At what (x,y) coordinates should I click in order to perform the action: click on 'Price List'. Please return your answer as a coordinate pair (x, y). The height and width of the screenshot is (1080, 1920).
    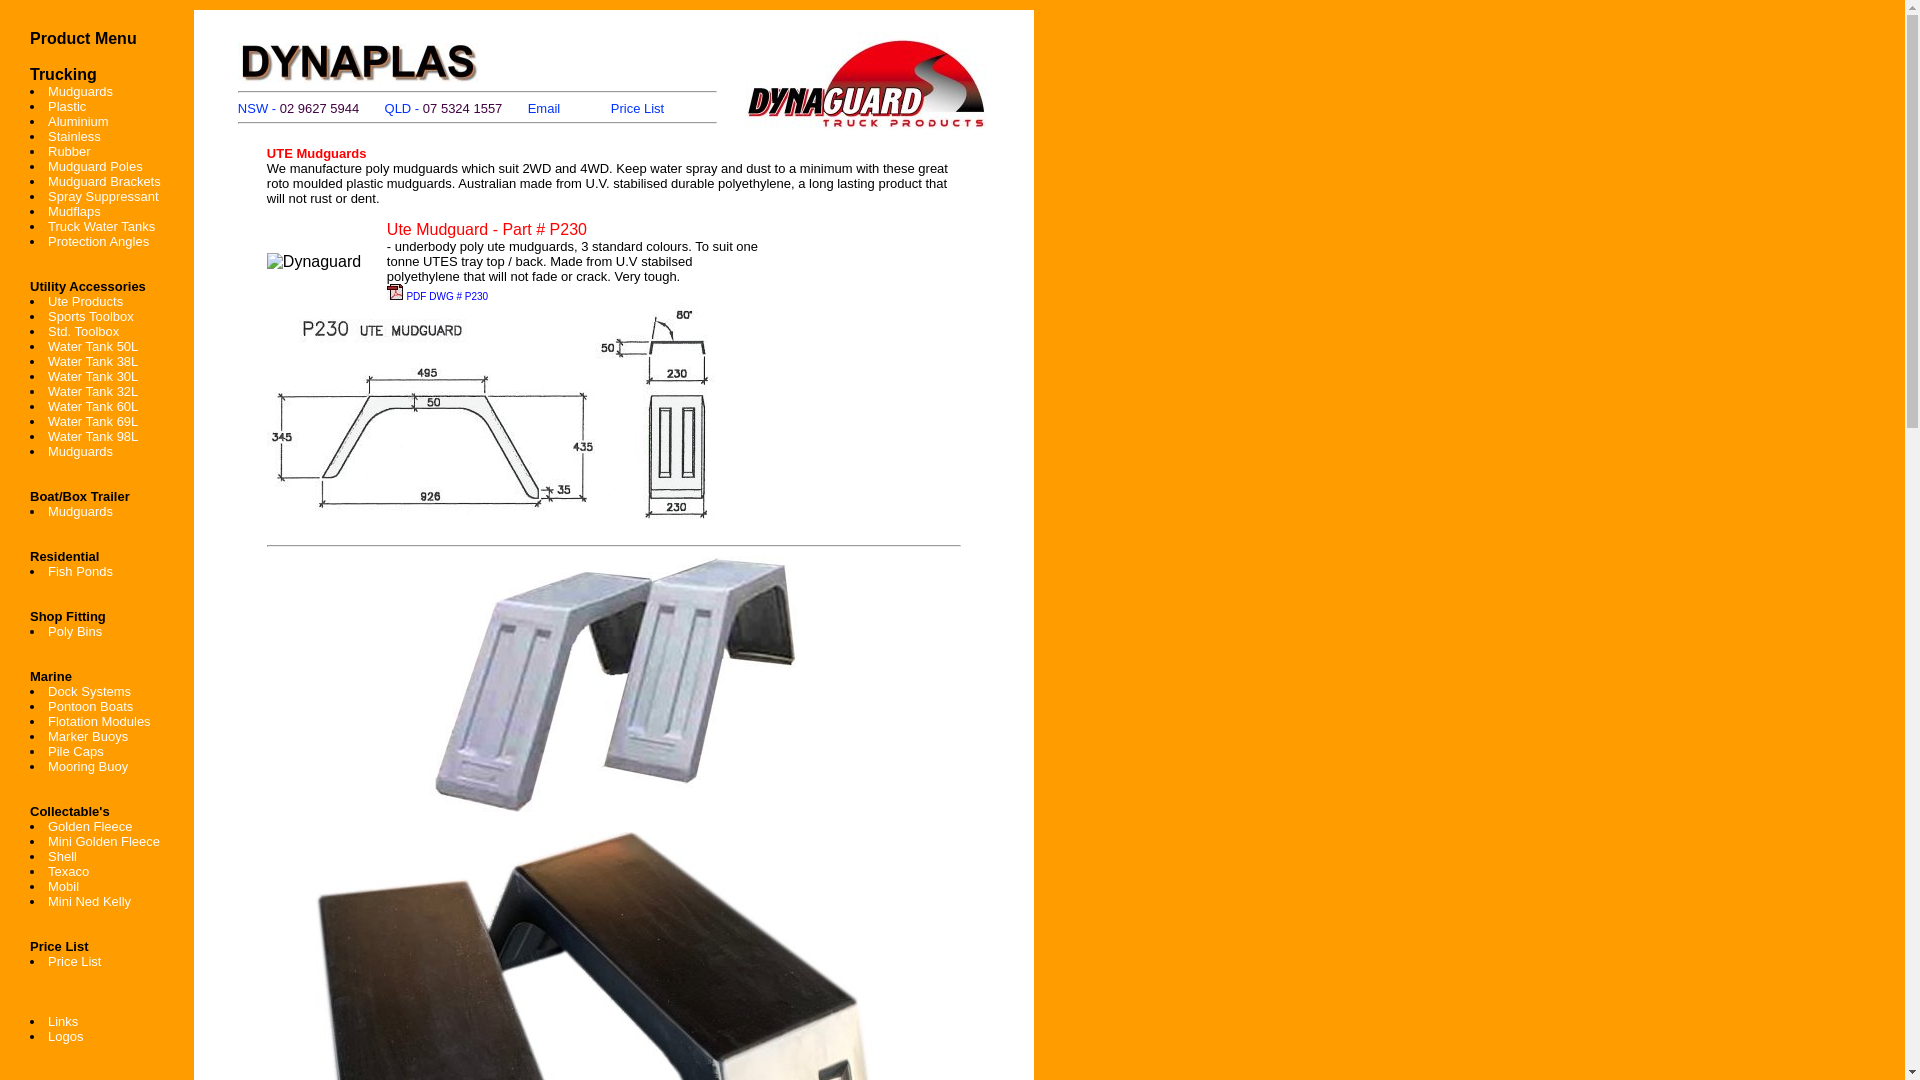
    Looking at the image, I should click on (636, 107).